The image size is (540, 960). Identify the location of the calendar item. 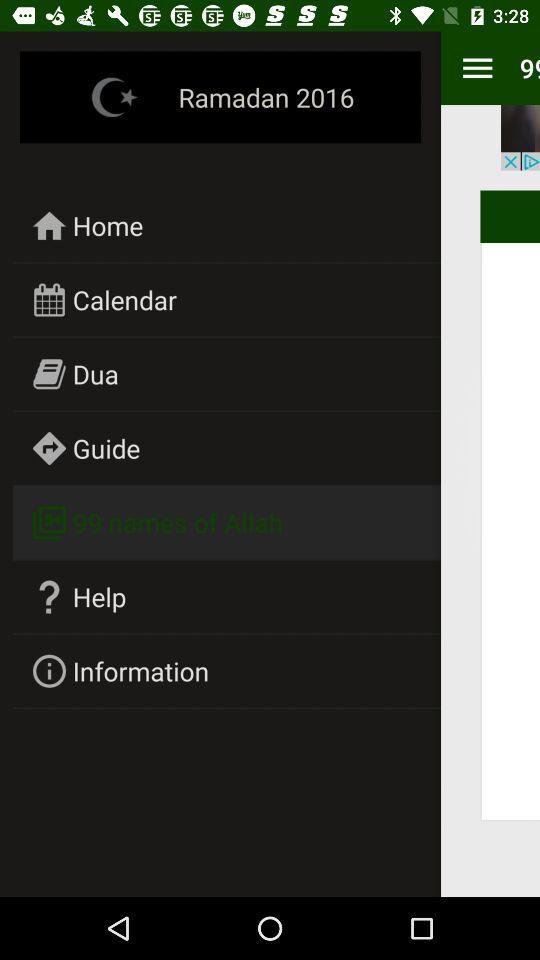
(124, 298).